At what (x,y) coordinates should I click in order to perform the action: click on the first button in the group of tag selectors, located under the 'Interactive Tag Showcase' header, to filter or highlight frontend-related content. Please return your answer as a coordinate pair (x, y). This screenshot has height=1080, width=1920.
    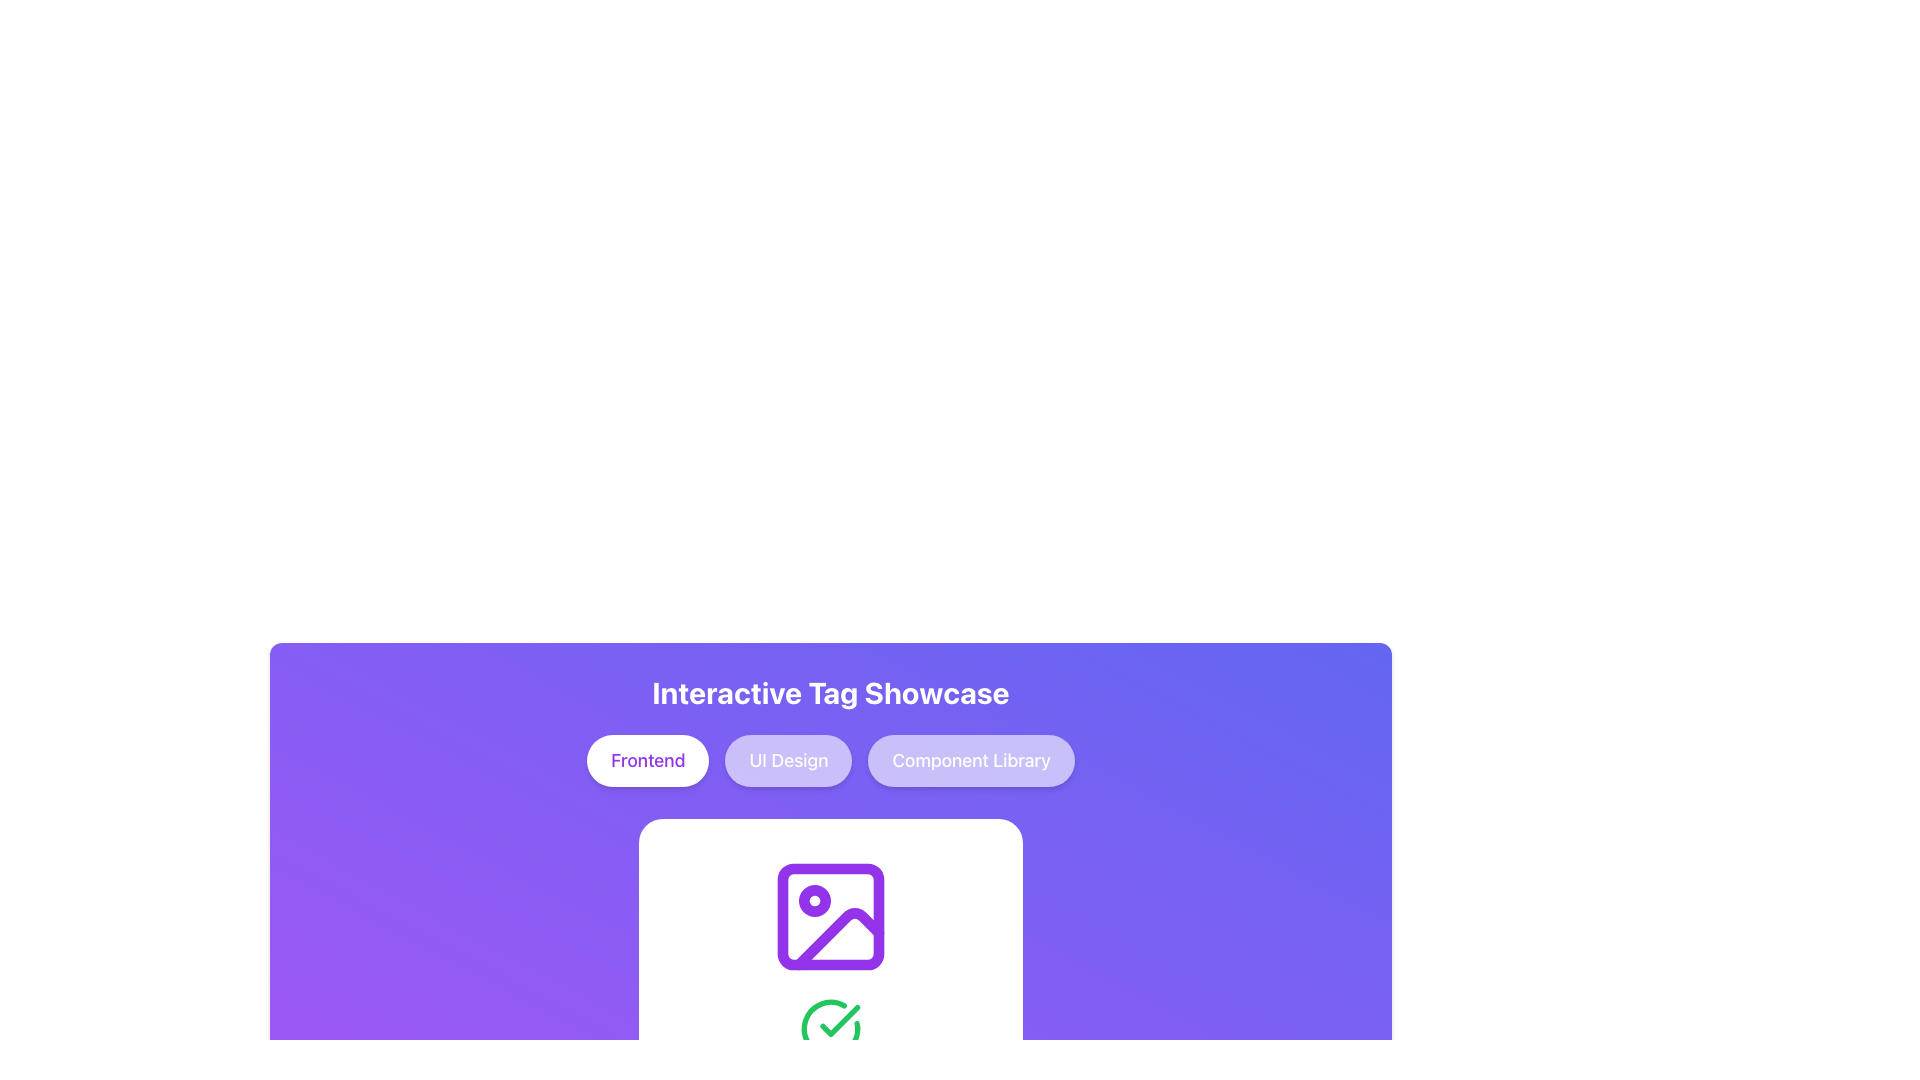
    Looking at the image, I should click on (648, 760).